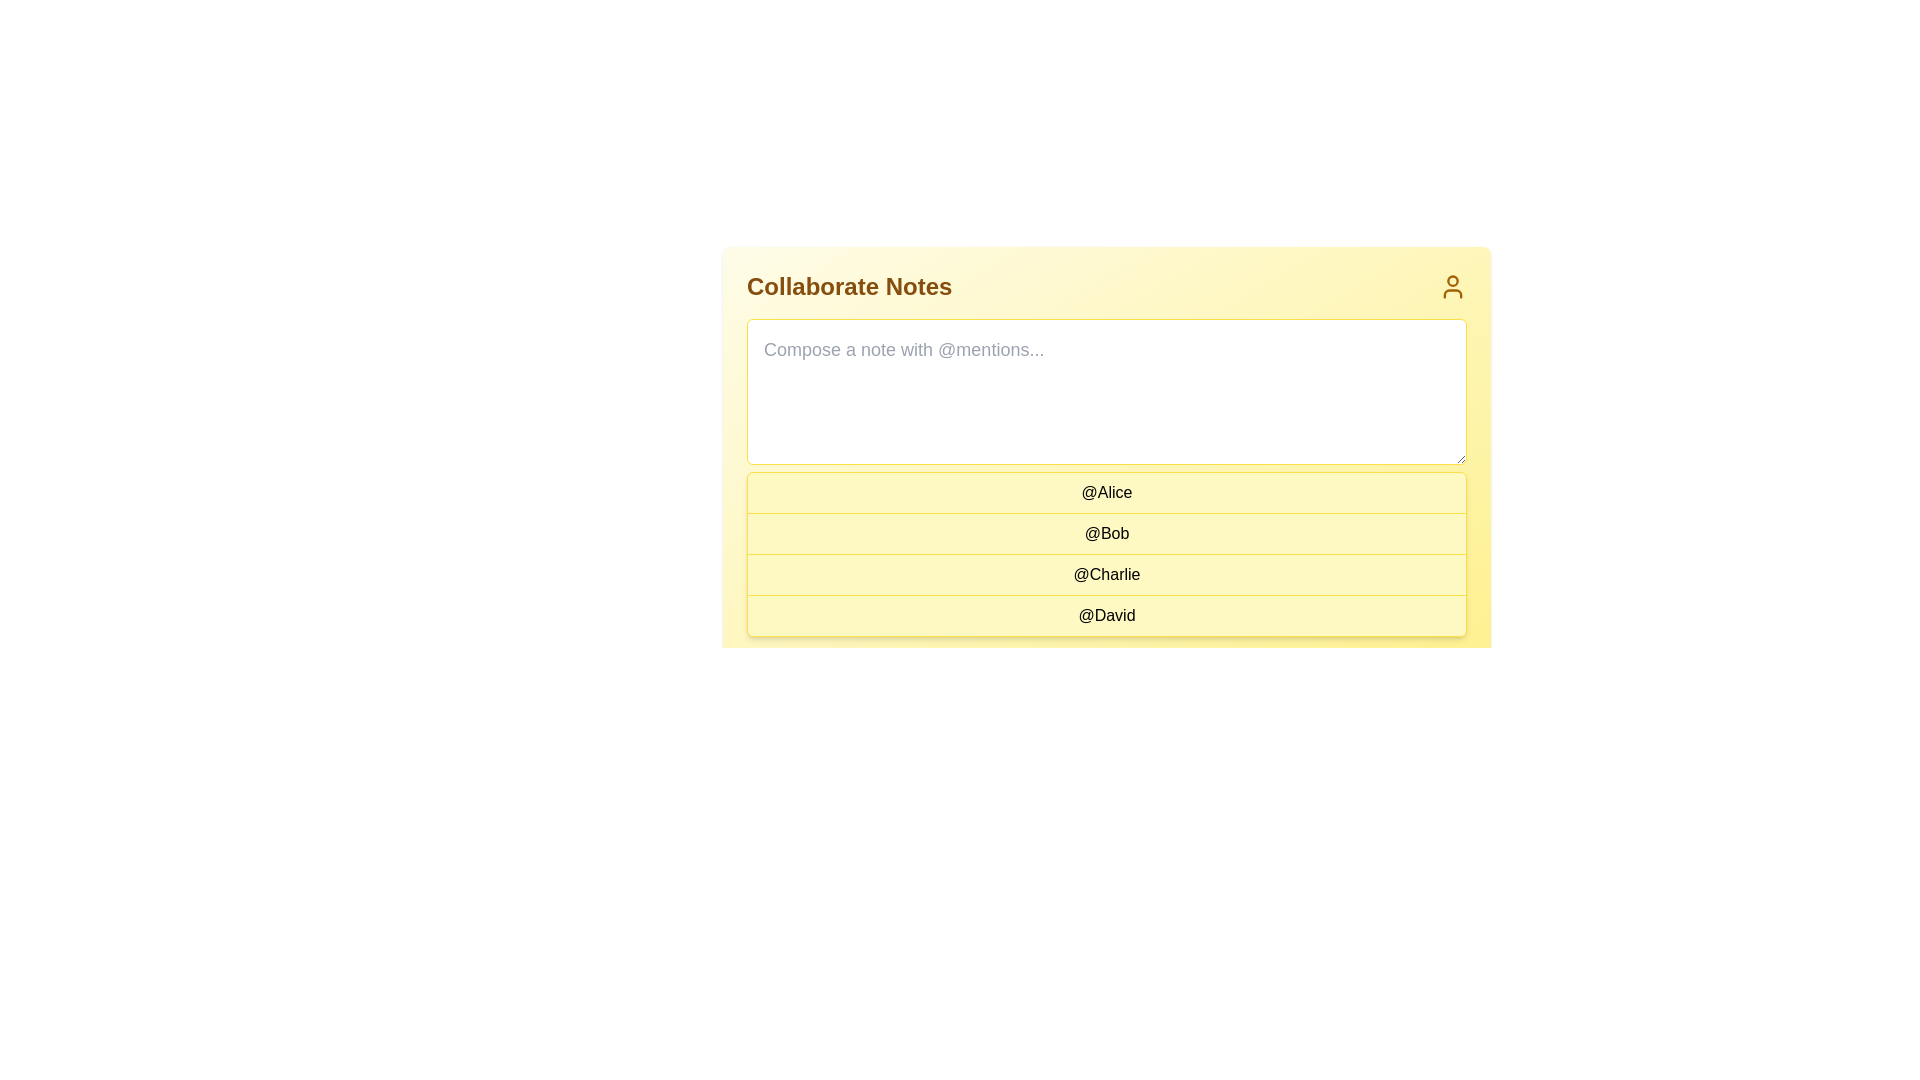 The height and width of the screenshot is (1080, 1920). I want to click on the first list item representing the mentionable user '@Alice', located directly below the input field titled 'Compose a note with @mentions...', so click(1106, 482).